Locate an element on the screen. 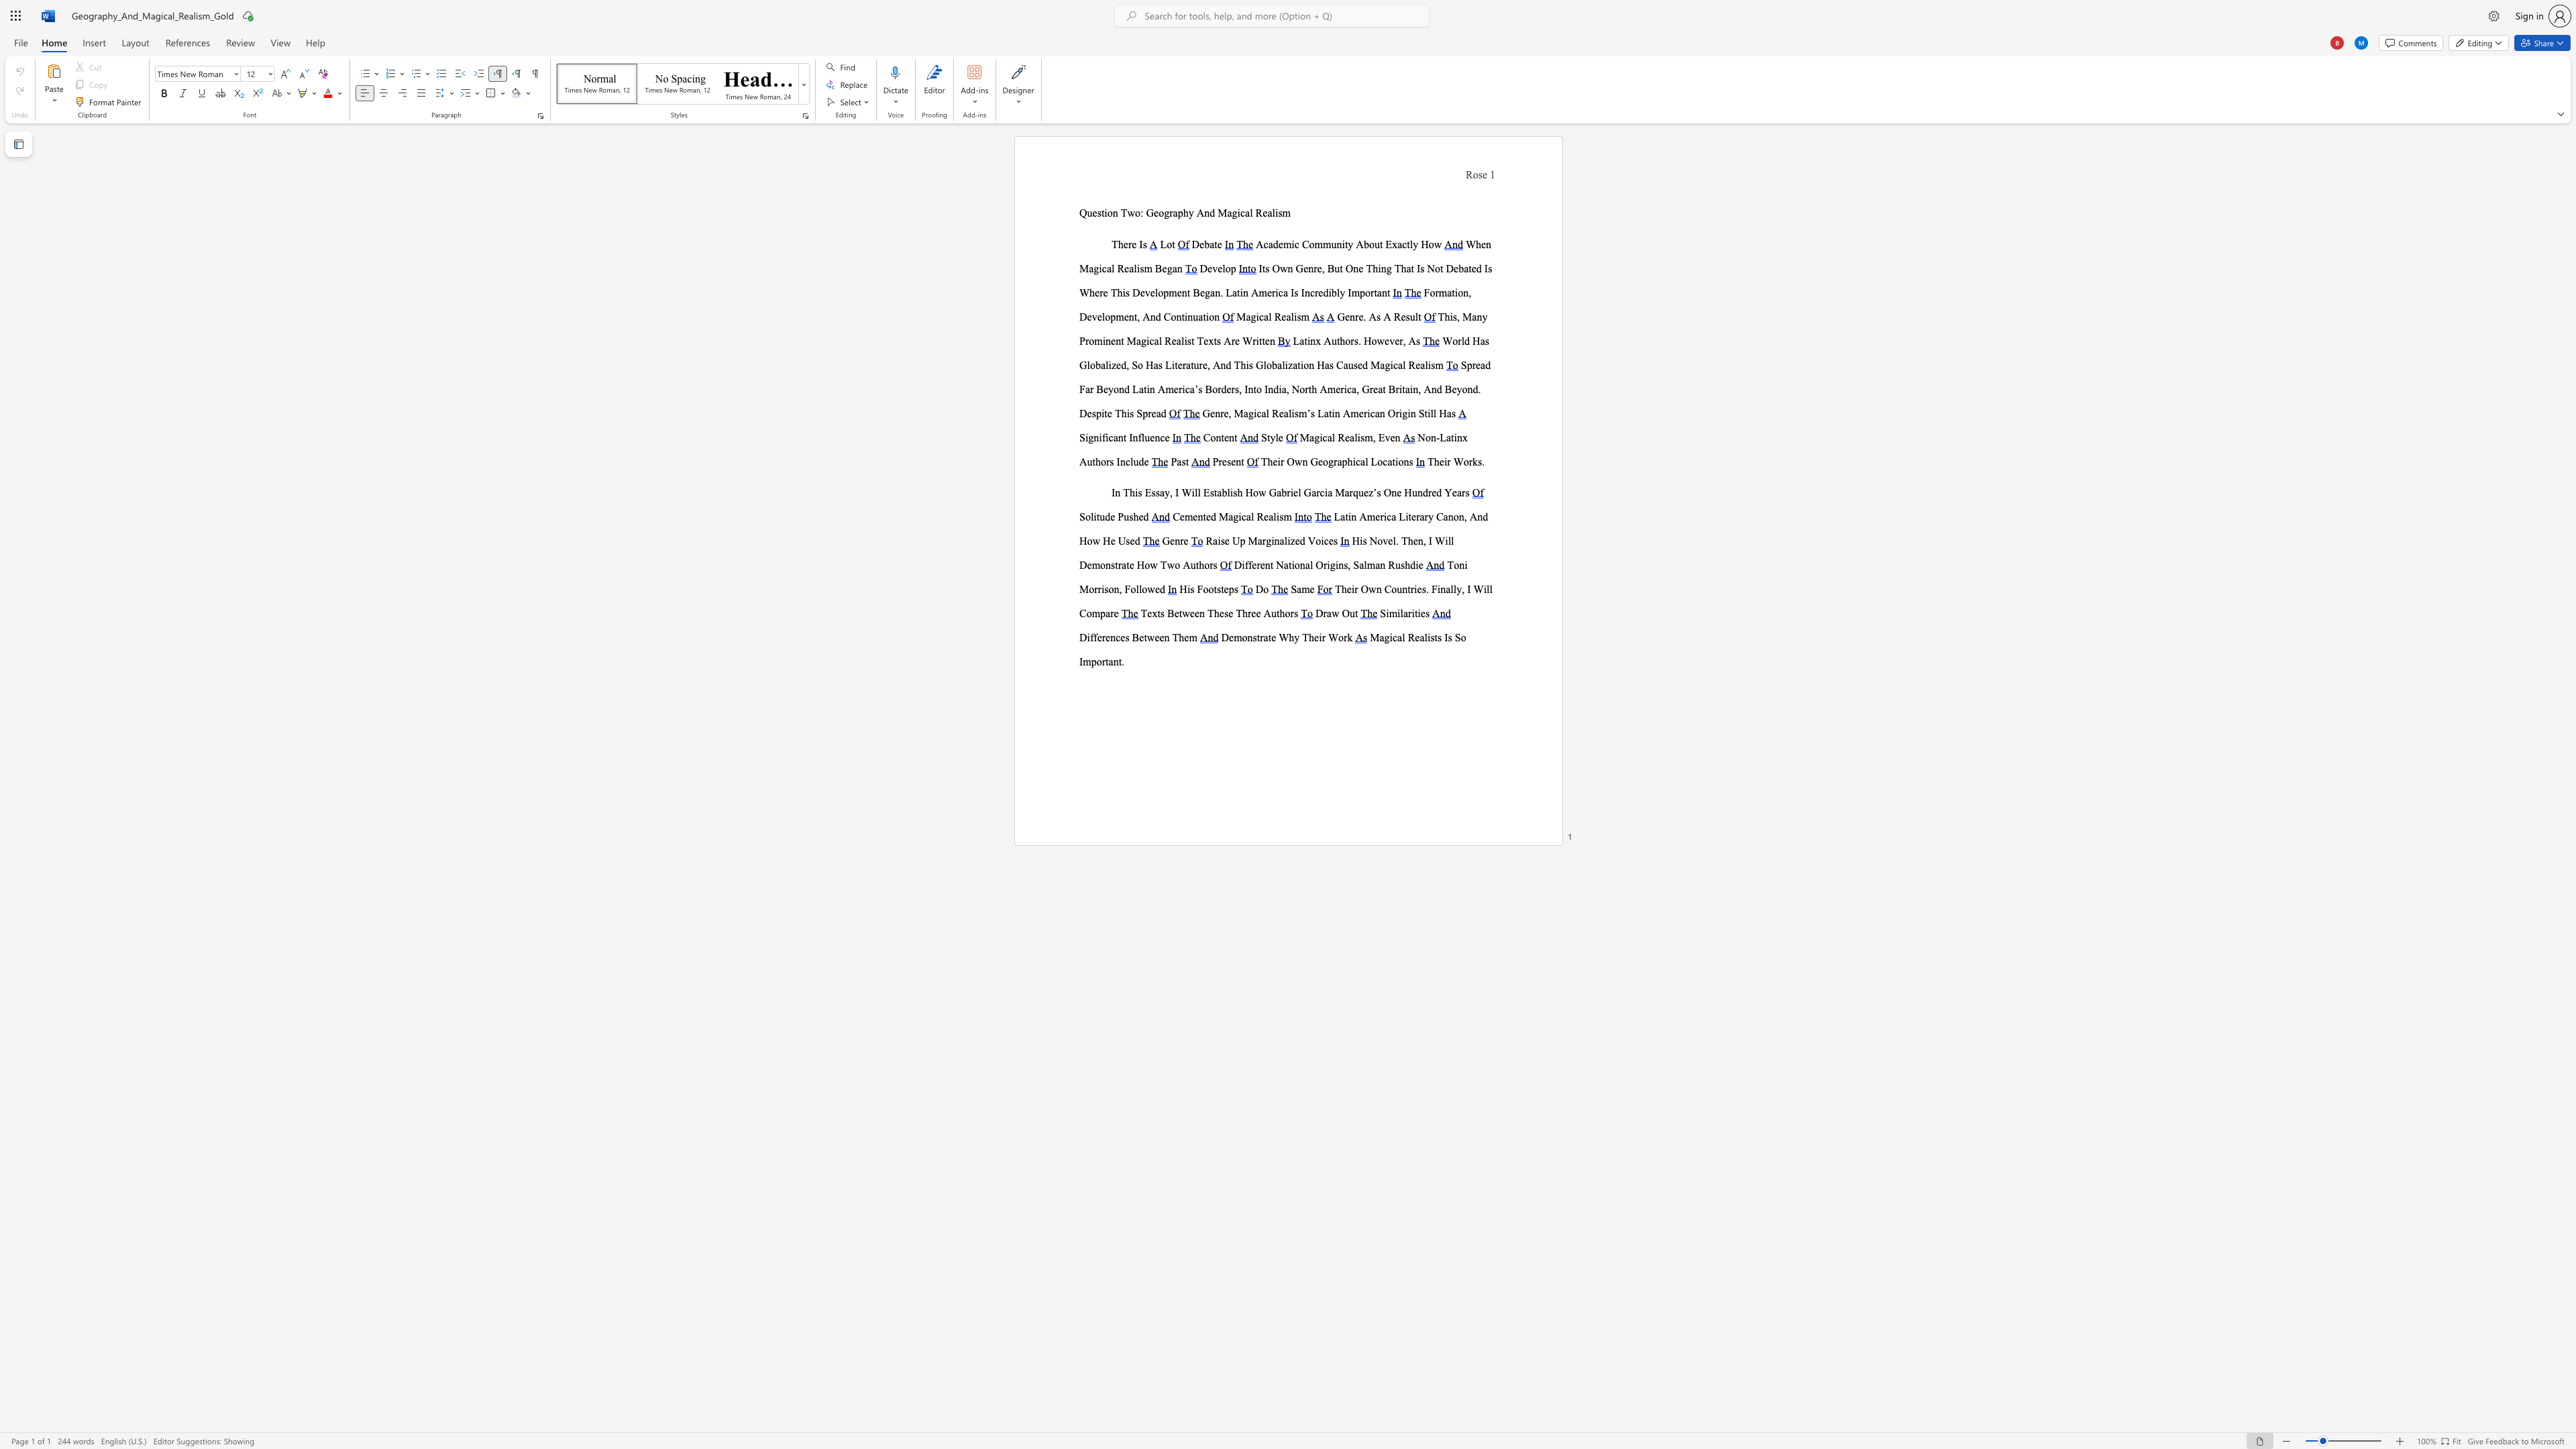  the subset text "l Origins, Salman Rushd" within the text "Different National Origins, Salman Rushdie" is located at coordinates (1309, 564).